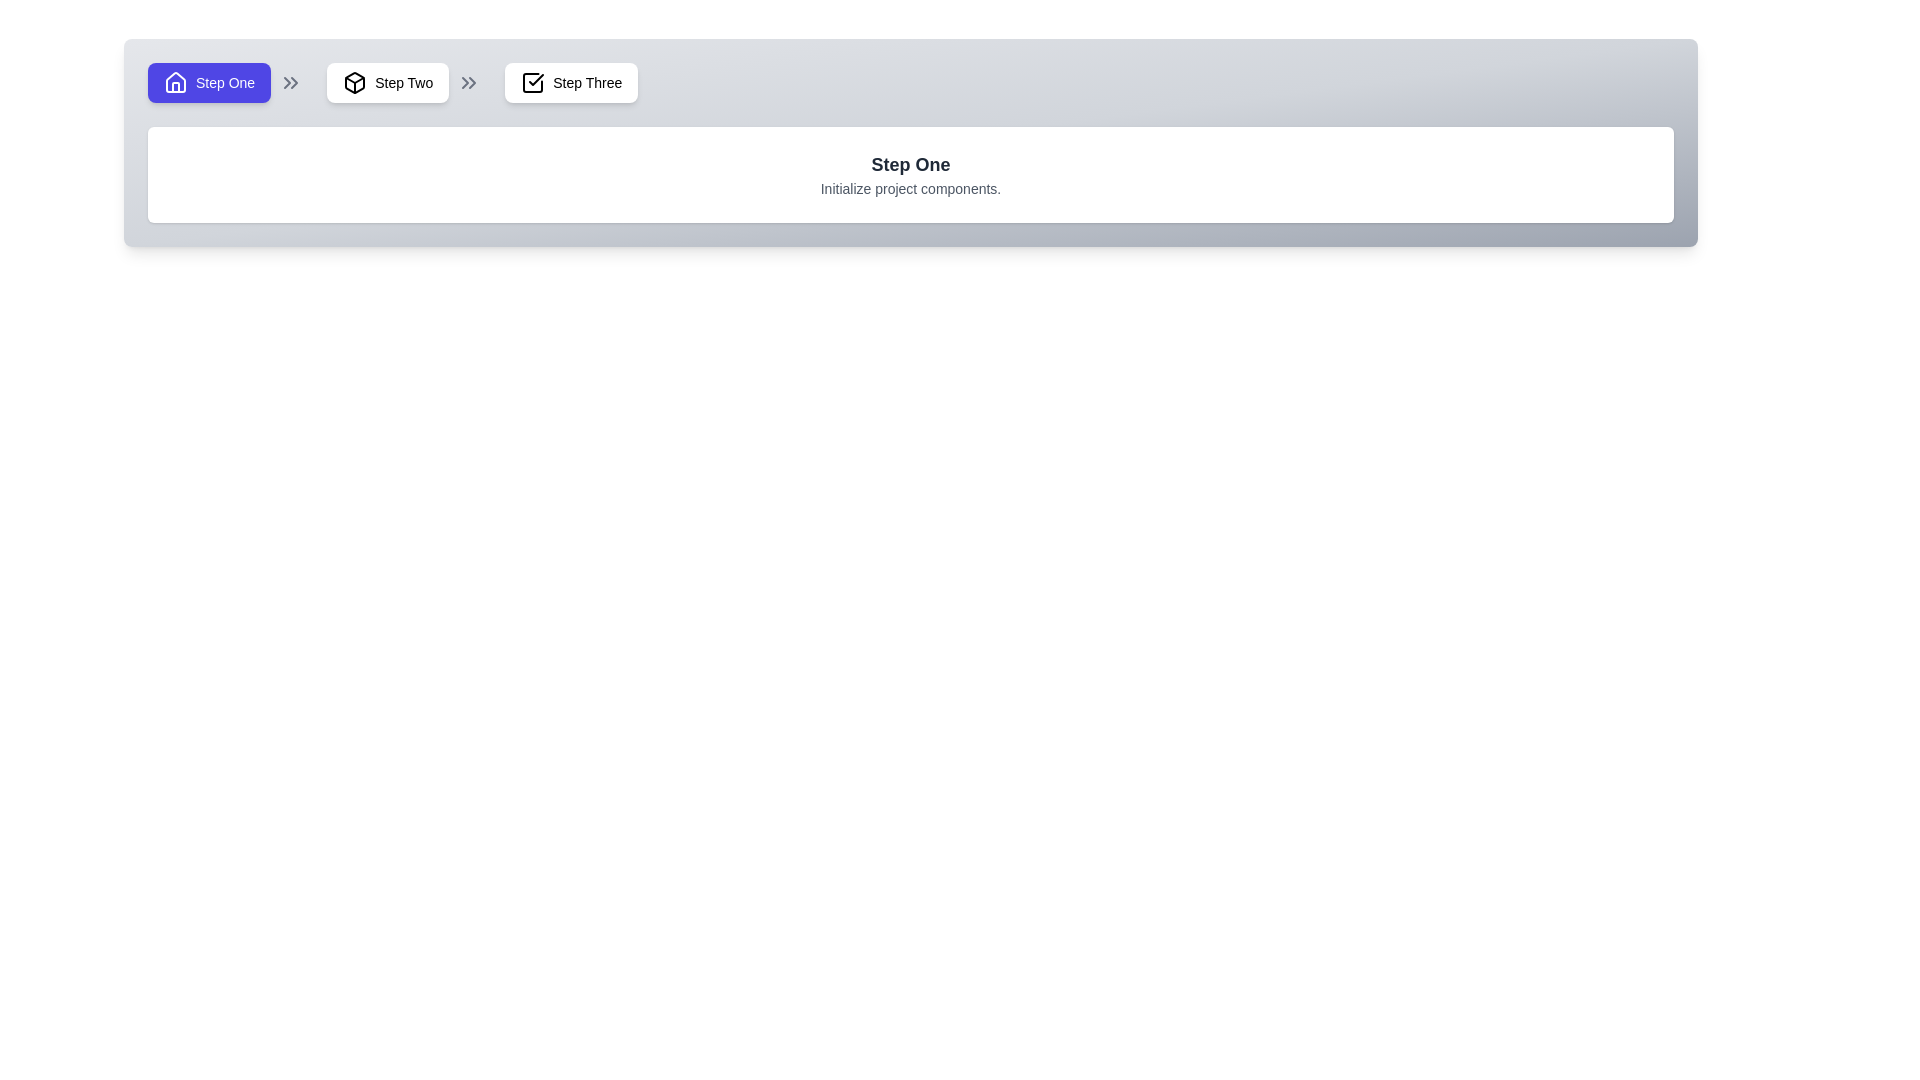 The height and width of the screenshot is (1080, 1920). Describe the element at coordinates (290, 82) in the screenshot. I see `the small right-chevron icon, which is gray with a thin outline, located in the navigation panel next to the 'Step One' button` at that location.